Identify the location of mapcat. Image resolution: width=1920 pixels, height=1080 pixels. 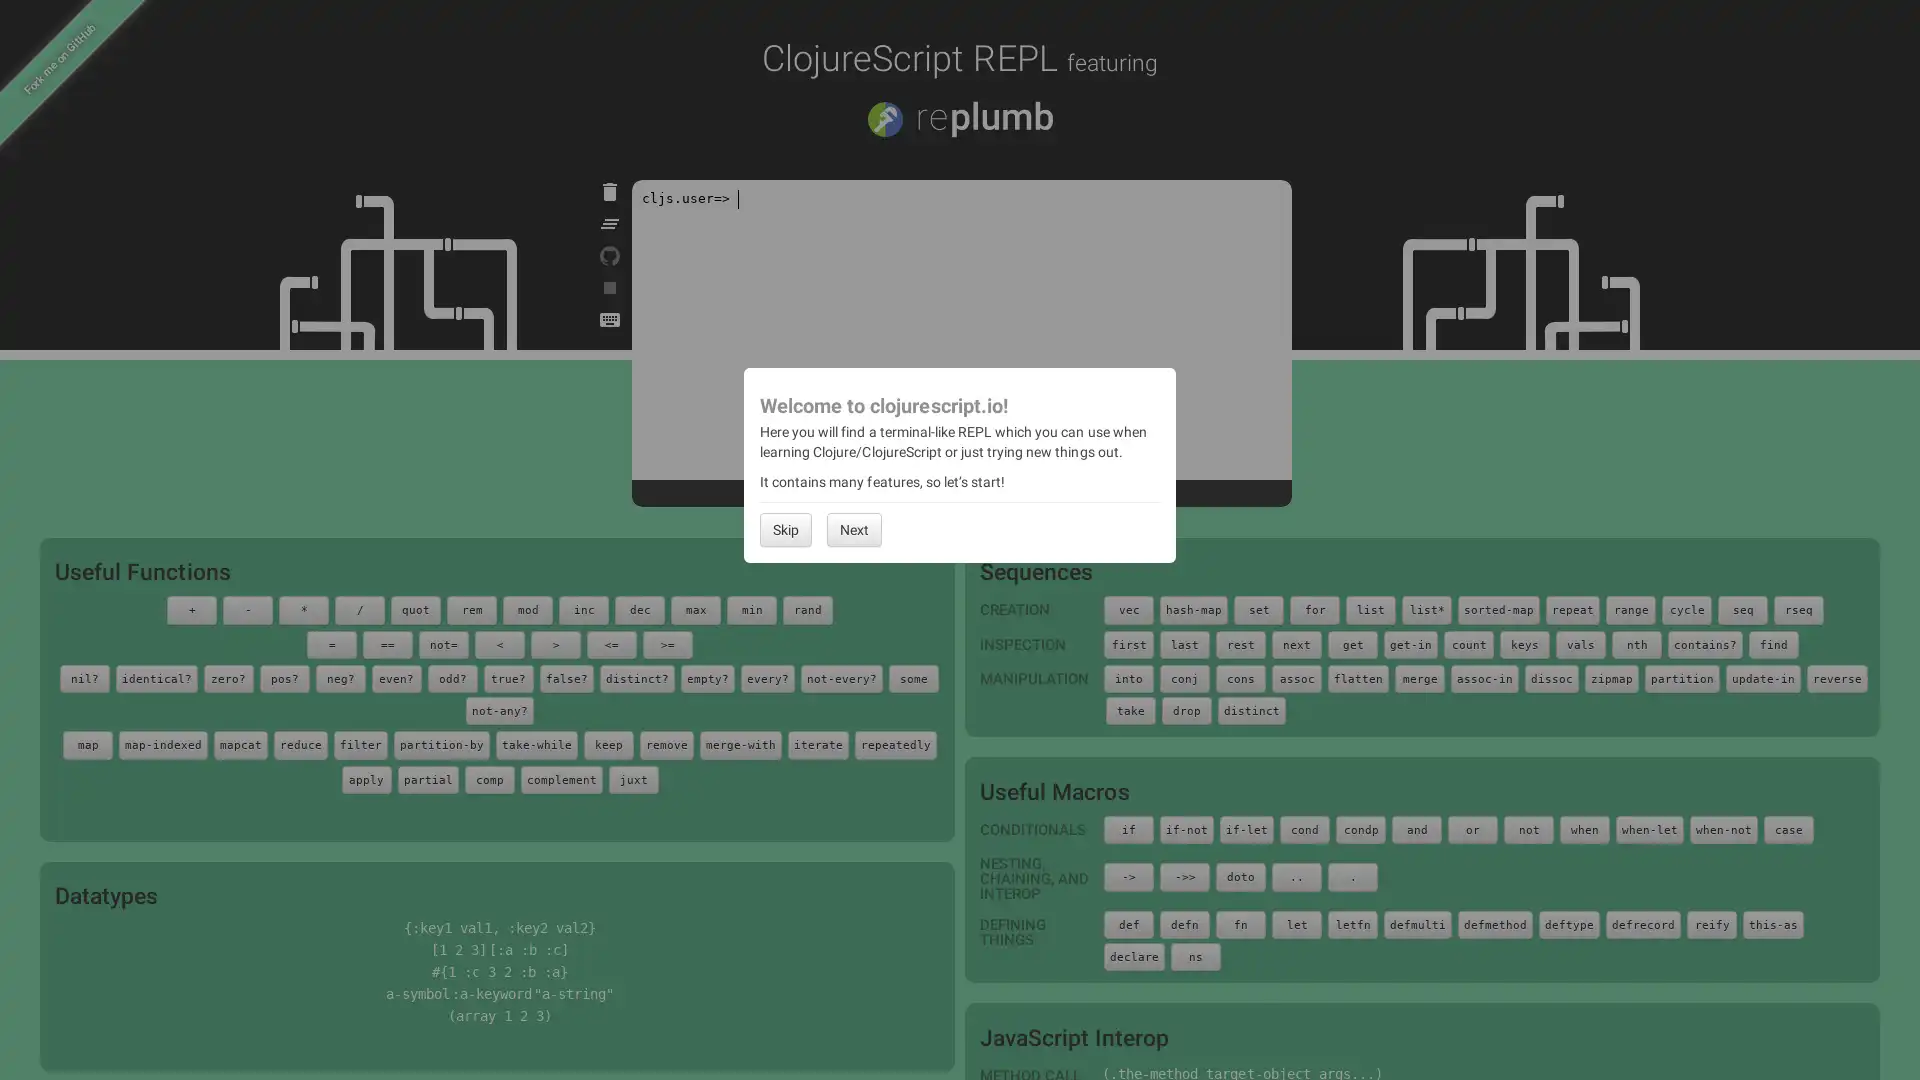
(240, 744).